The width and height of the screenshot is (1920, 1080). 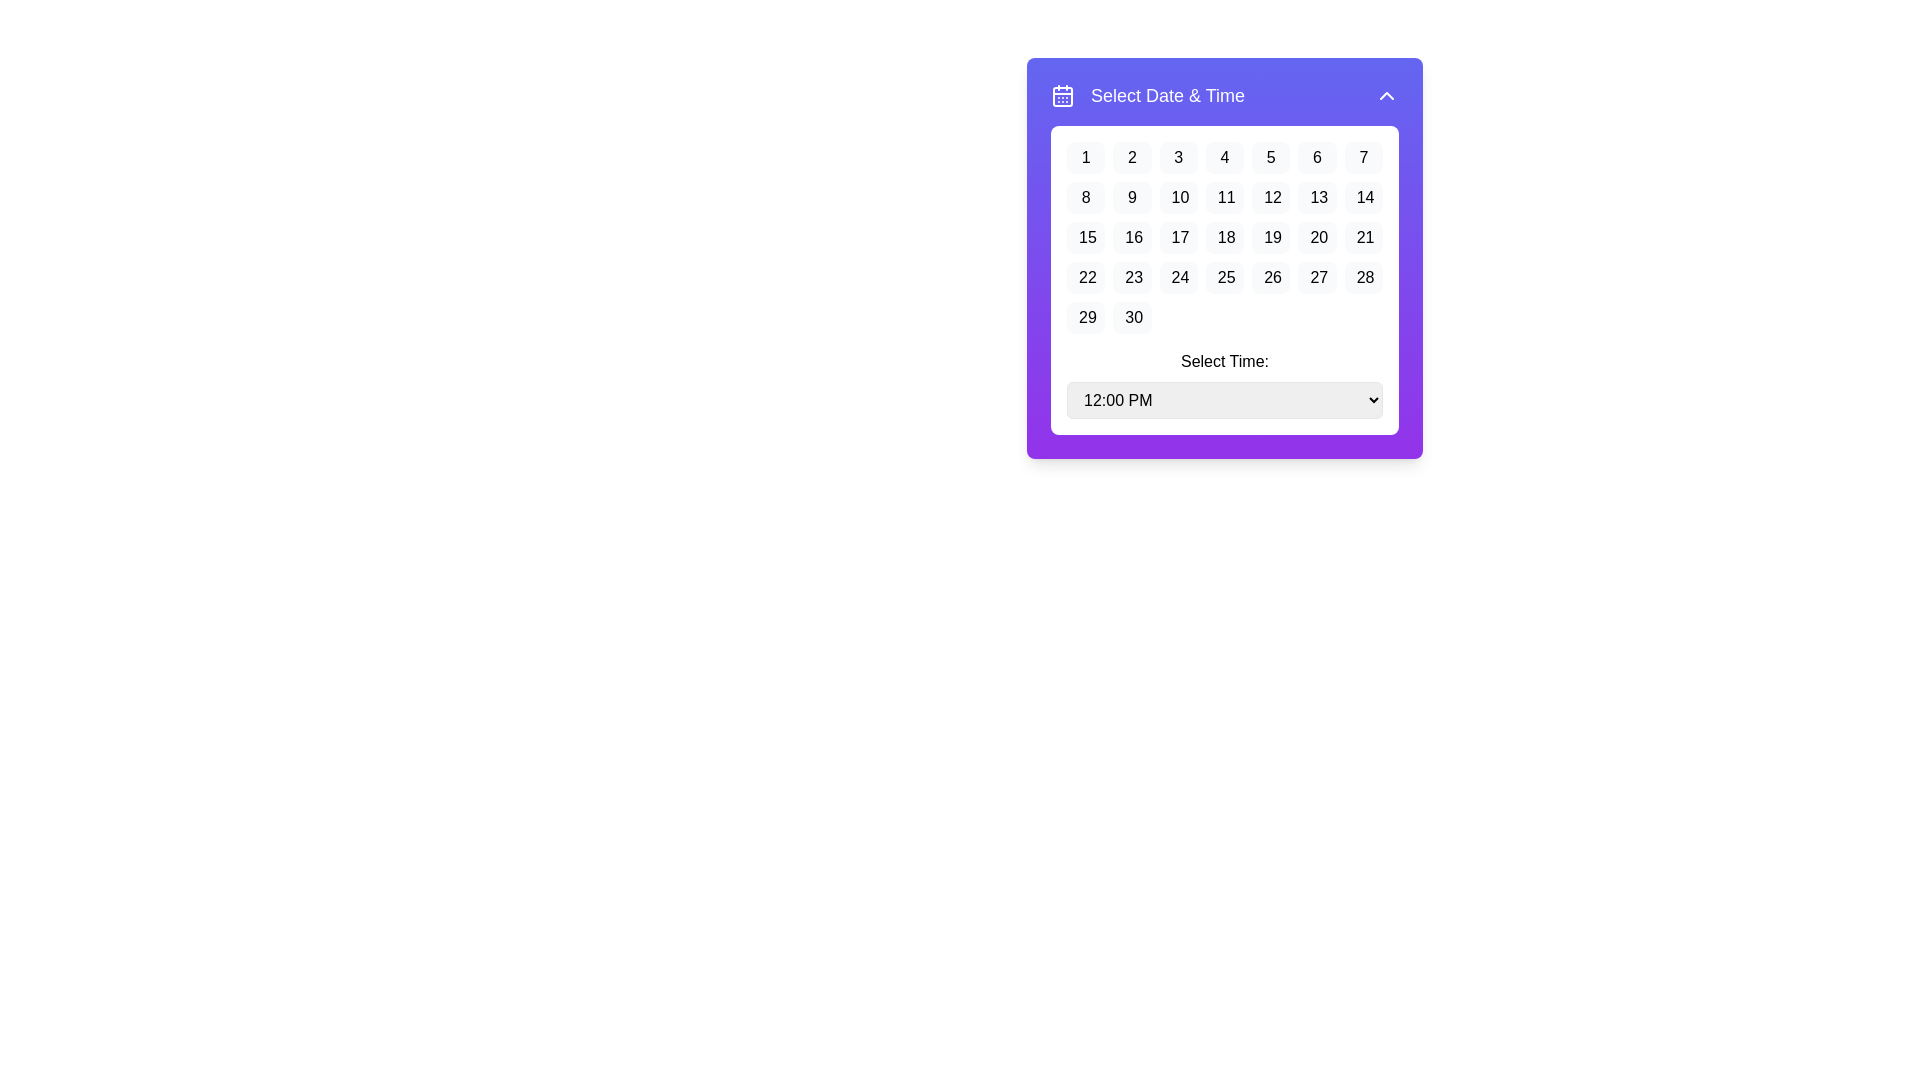 What do you see at coordinates (1132, 197) in the screenshot?
I see `the button that allows the user to select the 9th day of the month in the date-picker component` at bounding box center [1132, 197].